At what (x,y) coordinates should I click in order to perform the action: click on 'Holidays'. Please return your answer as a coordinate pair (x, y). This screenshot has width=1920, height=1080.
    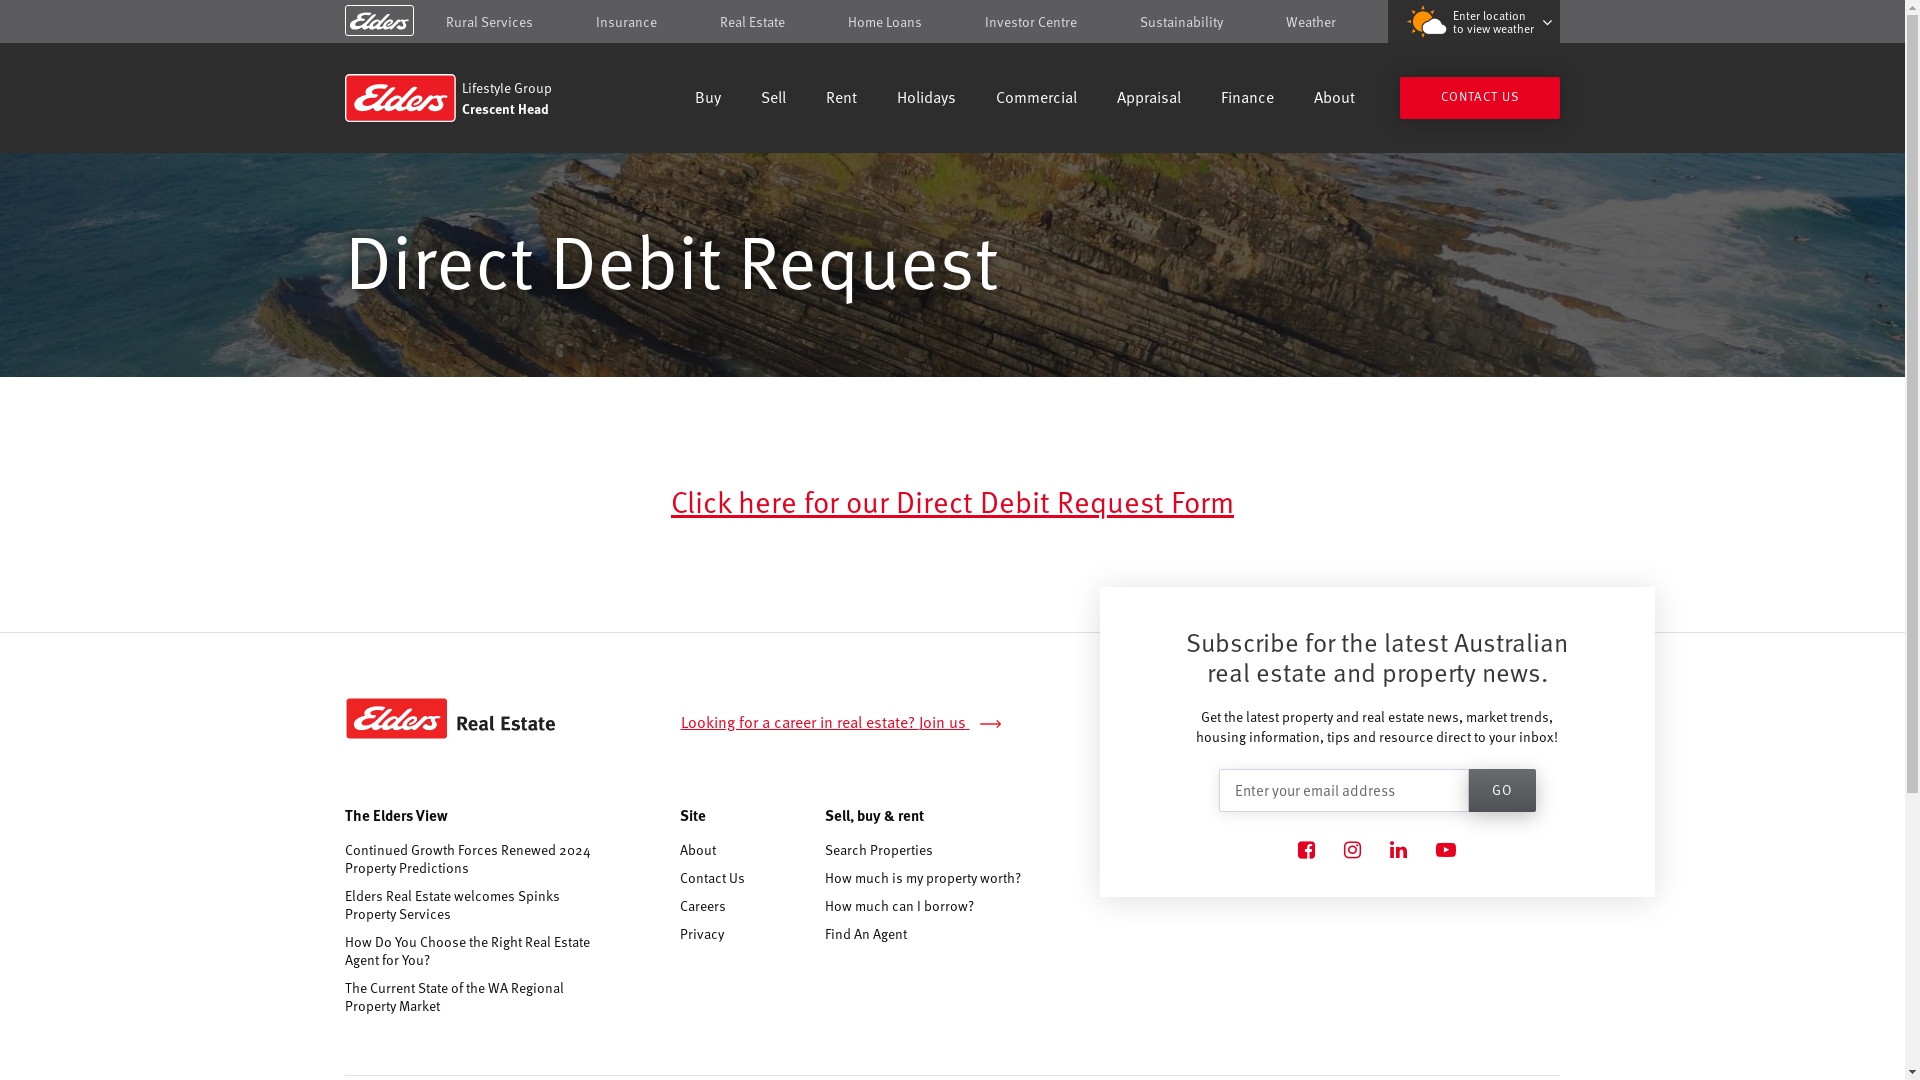
    Looking at the image, I should click on (925, 99).